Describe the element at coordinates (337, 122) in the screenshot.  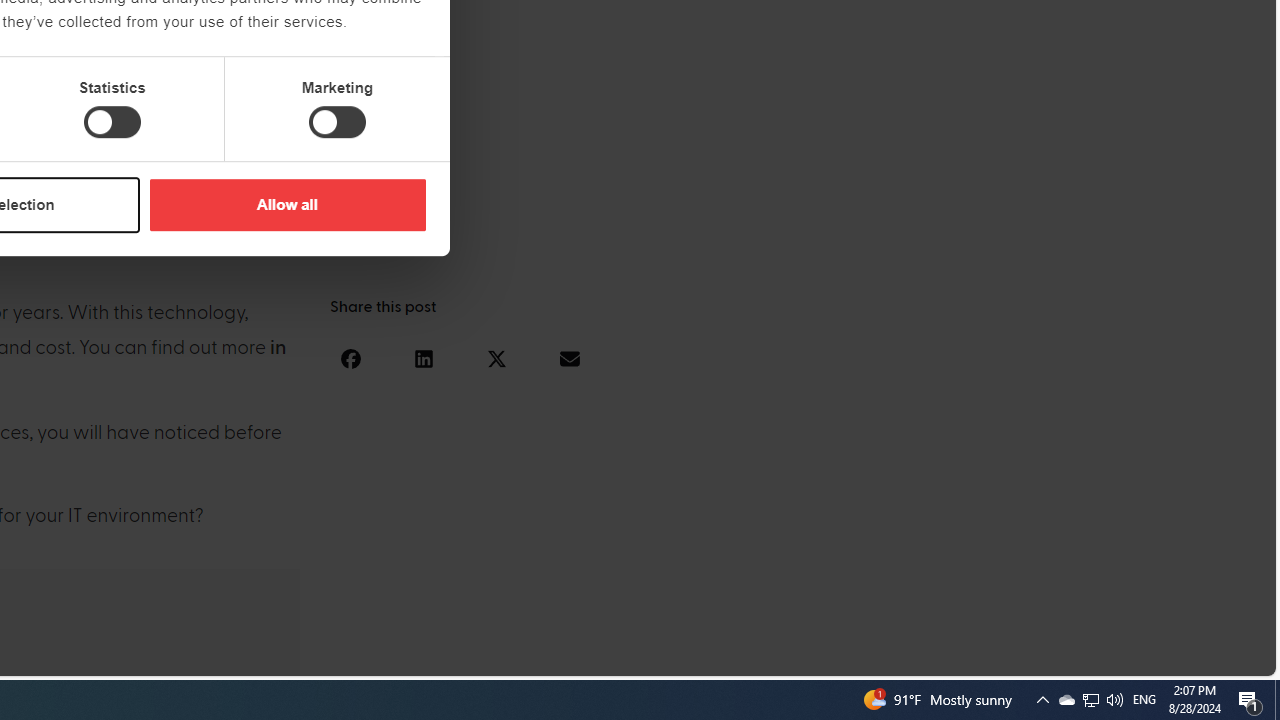
I see `'Marketing'` at that location.